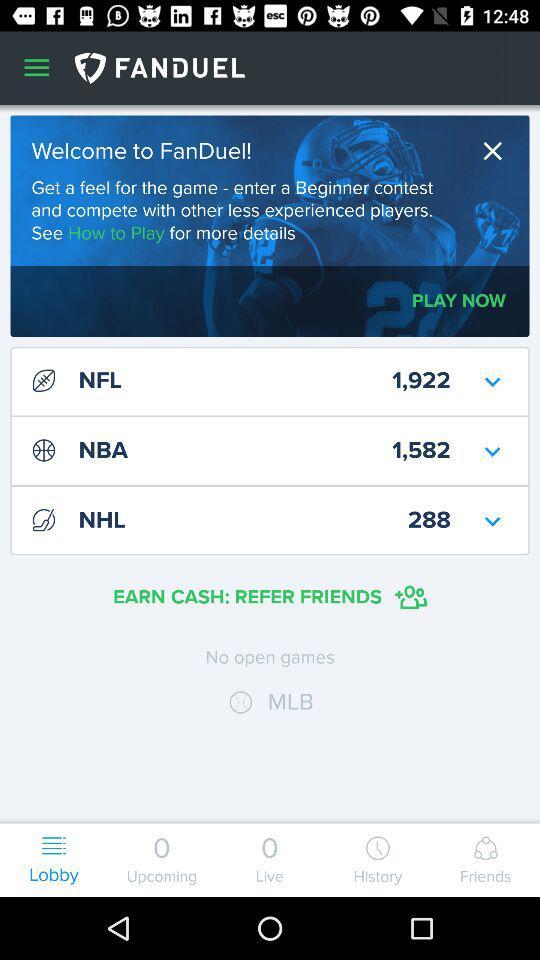  I want to click on the item below get a feel icon, so click(459, 301).